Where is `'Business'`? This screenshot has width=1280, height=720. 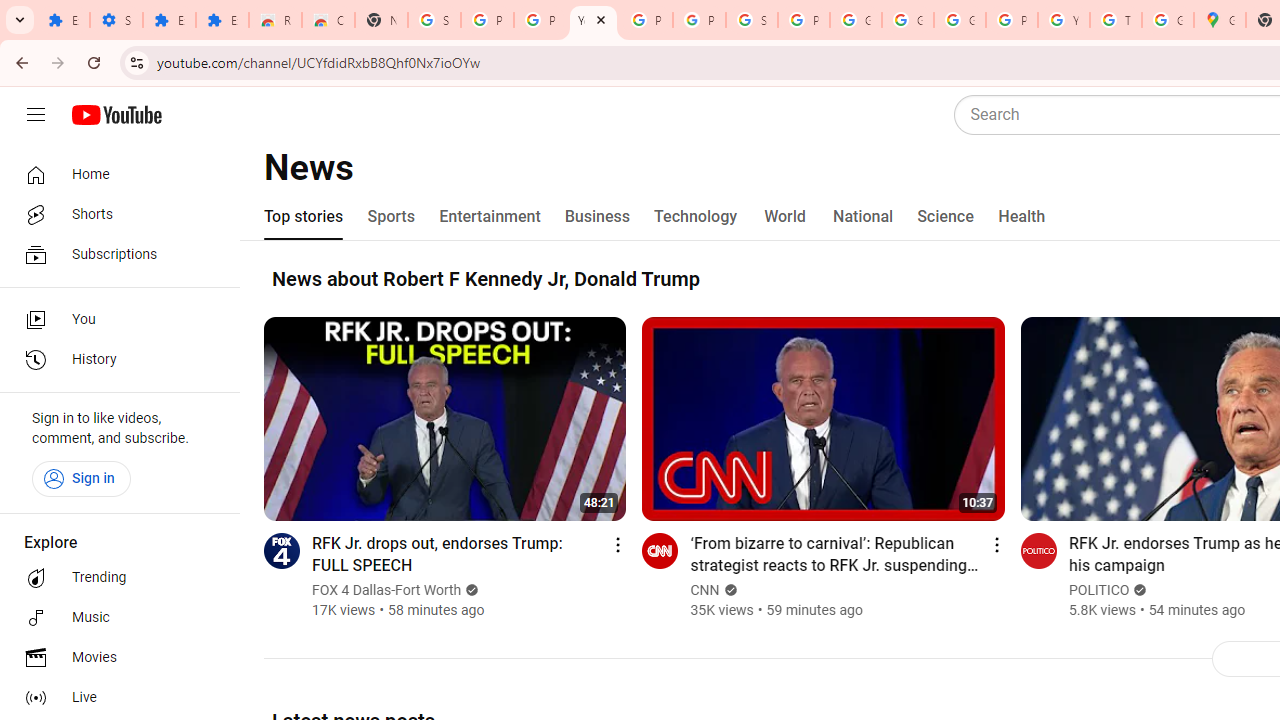 'Business' is located at coordinates (596, 217).